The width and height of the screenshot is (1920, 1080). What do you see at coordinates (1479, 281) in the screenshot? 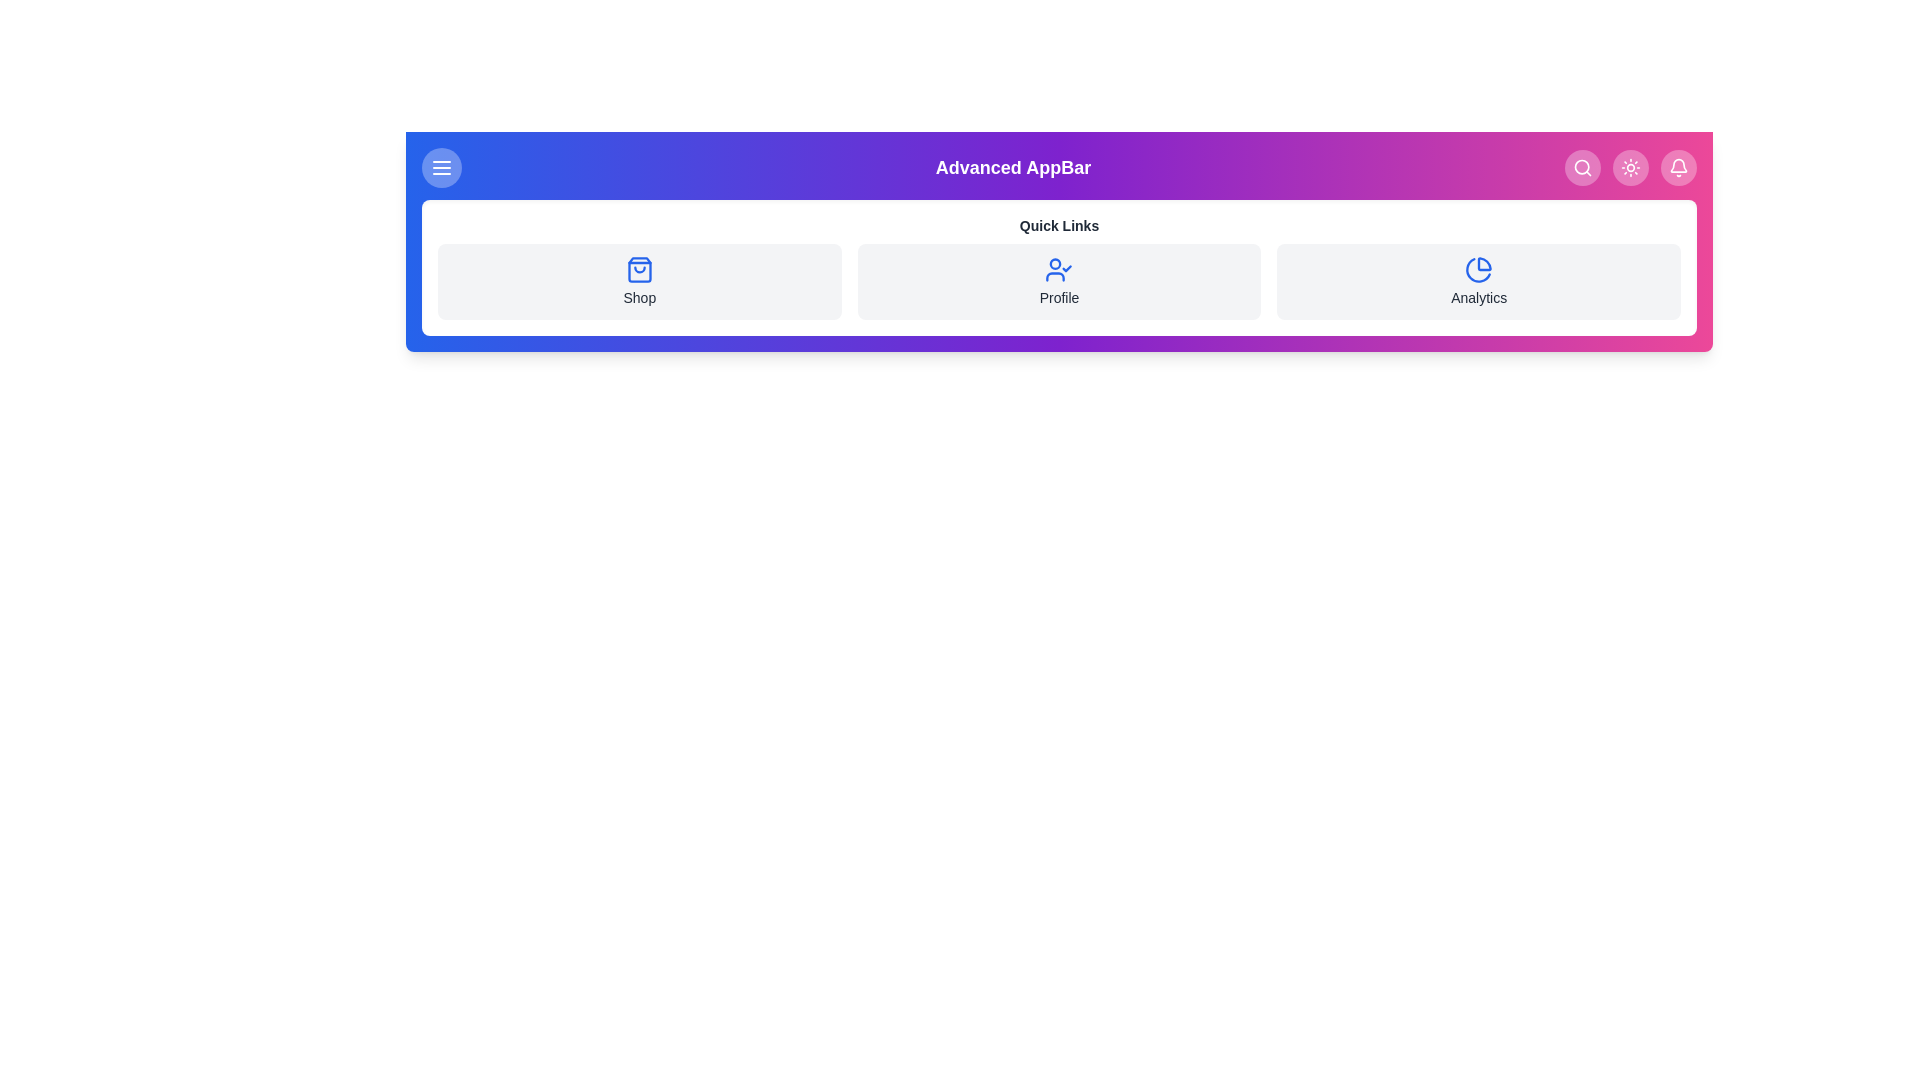
I see `the quick link labeled Analytics` at bounding box center [1479, 281].